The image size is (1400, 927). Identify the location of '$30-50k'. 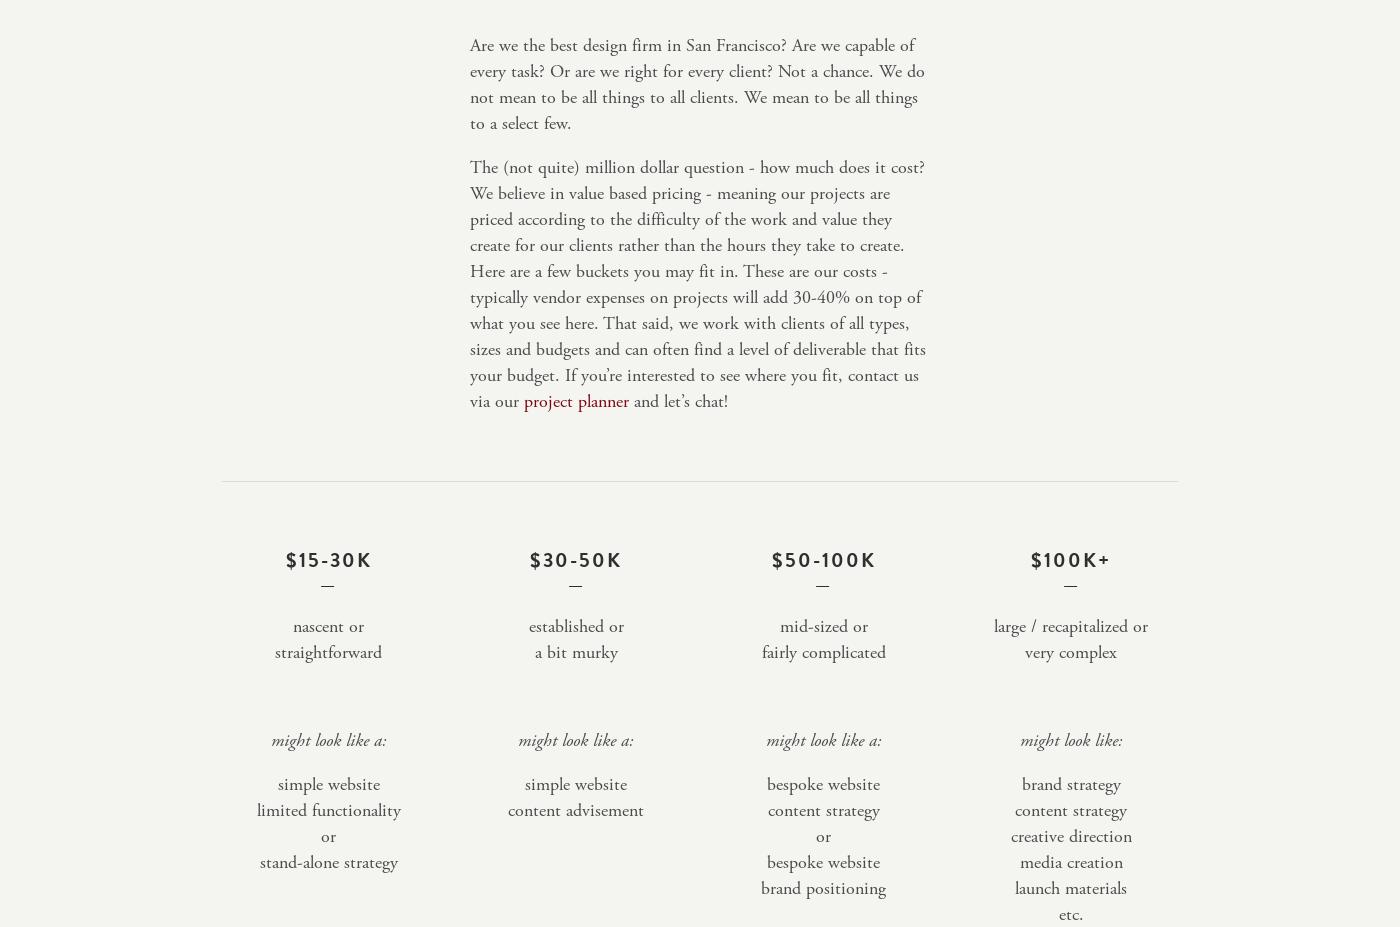
(575, 560).